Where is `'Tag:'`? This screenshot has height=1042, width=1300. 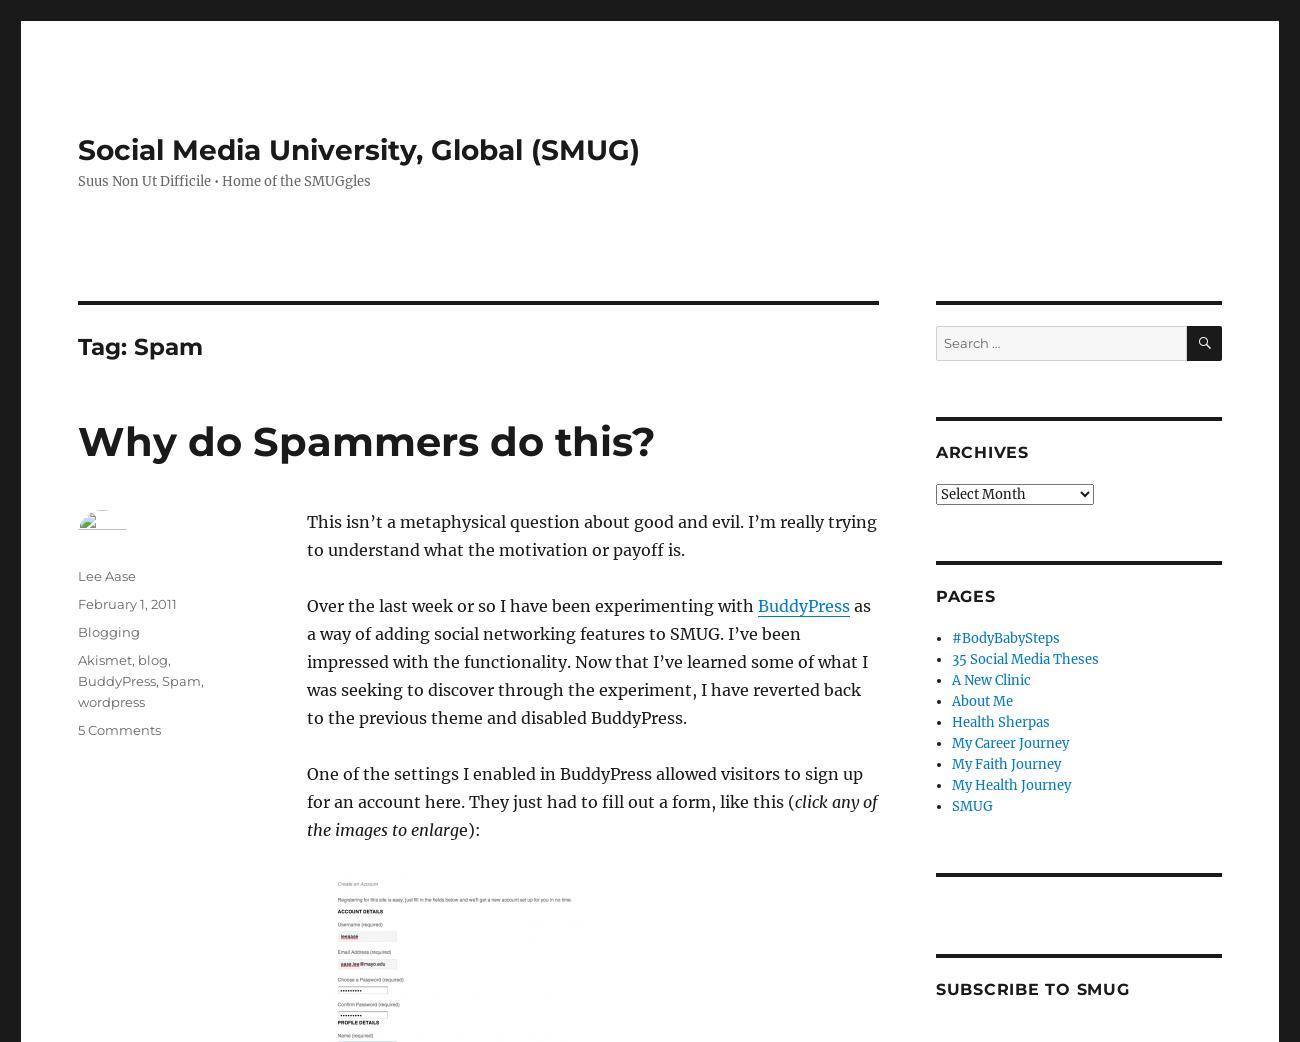 'Tag:' is located at coordinates (105, 346).